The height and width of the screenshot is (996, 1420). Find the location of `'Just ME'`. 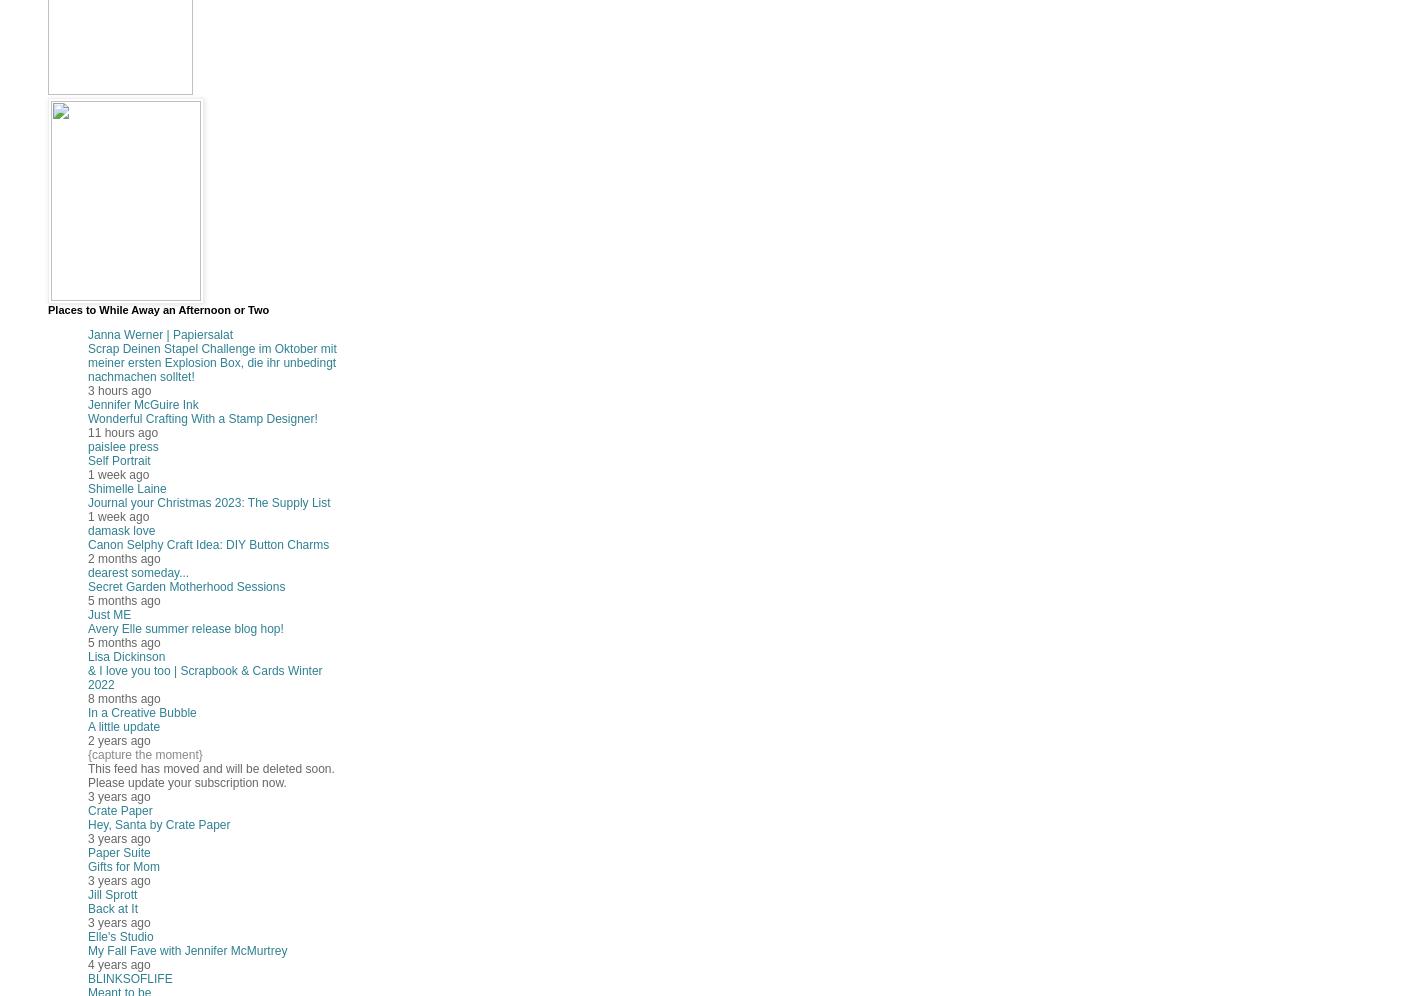

'Just ME' is located at coordinates (108, 615).